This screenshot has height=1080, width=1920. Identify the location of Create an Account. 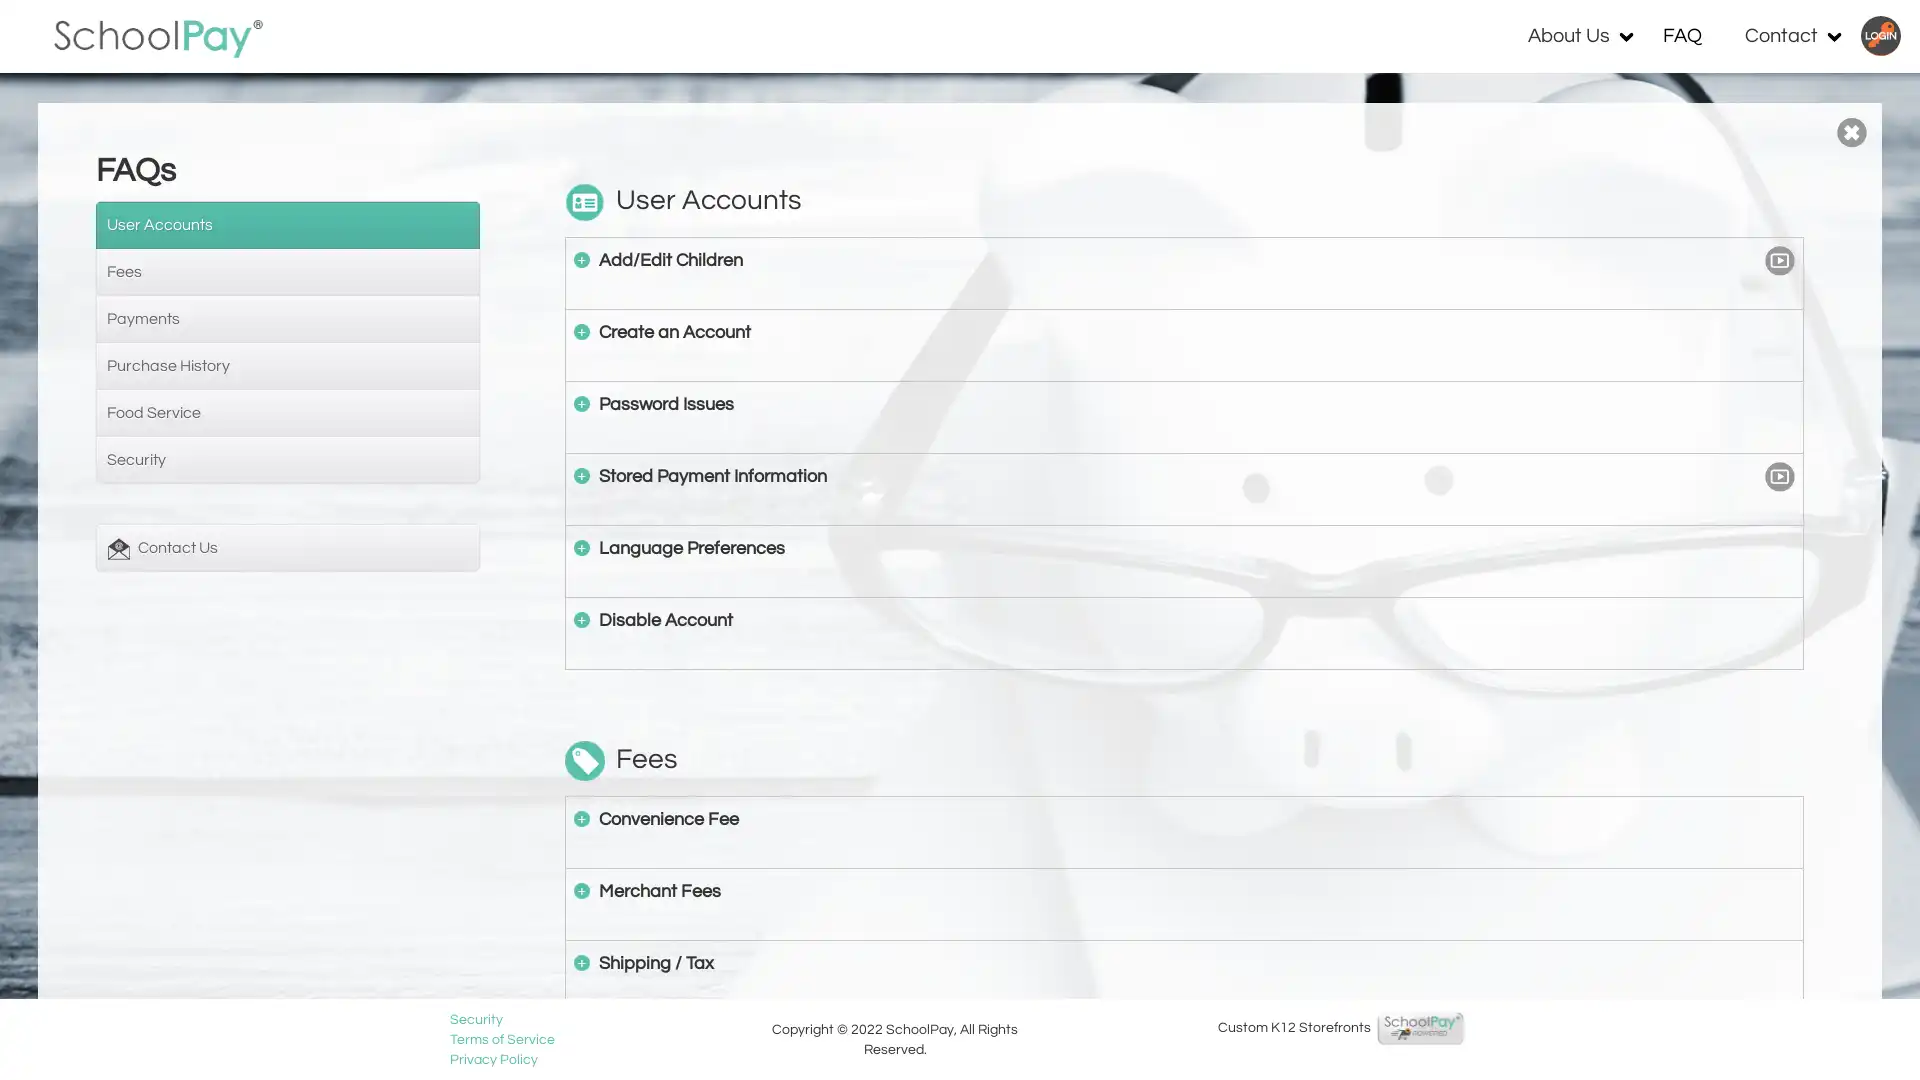
(580, 330).